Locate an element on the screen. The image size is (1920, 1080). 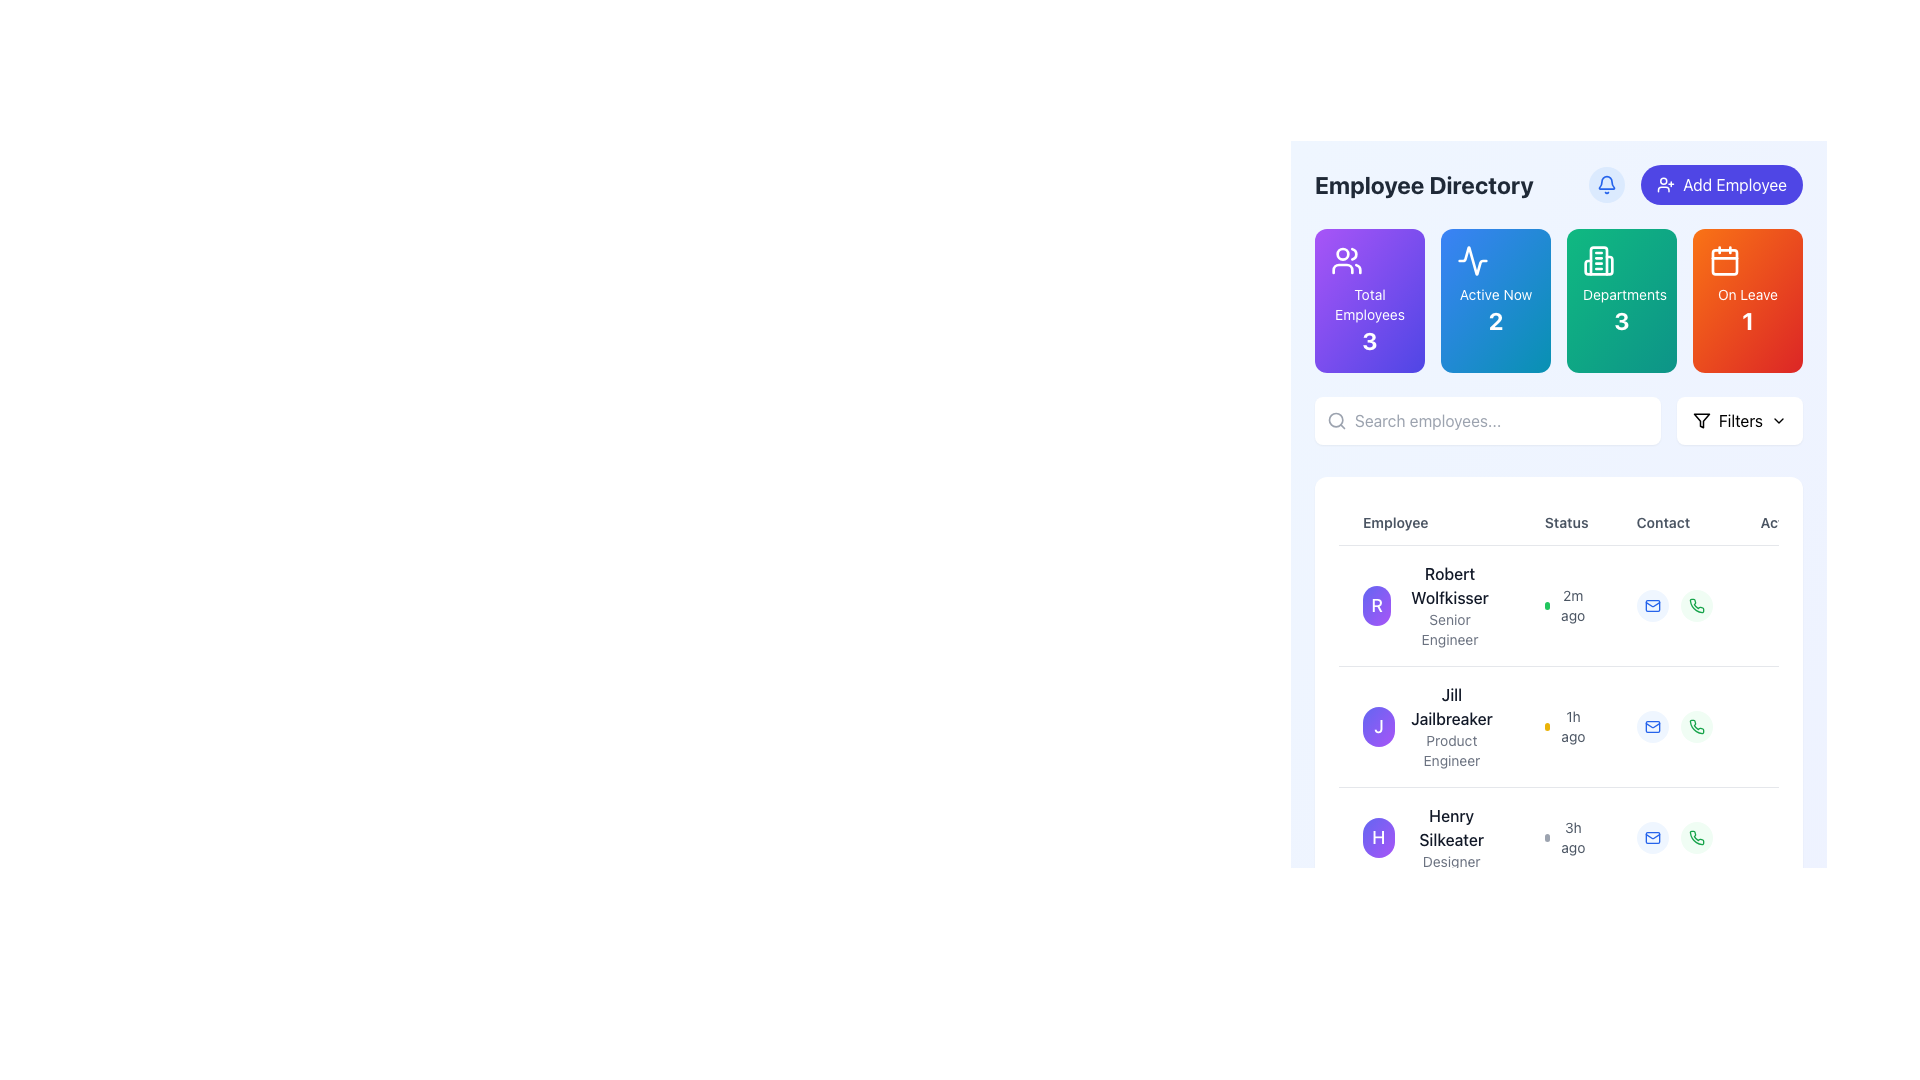
'Active Now' label displayed at the top center of the rounded rectangular card containing a gradient from blue to cyan, which is positioned above the numeric value '2' is located at coordinates (1496, 294).